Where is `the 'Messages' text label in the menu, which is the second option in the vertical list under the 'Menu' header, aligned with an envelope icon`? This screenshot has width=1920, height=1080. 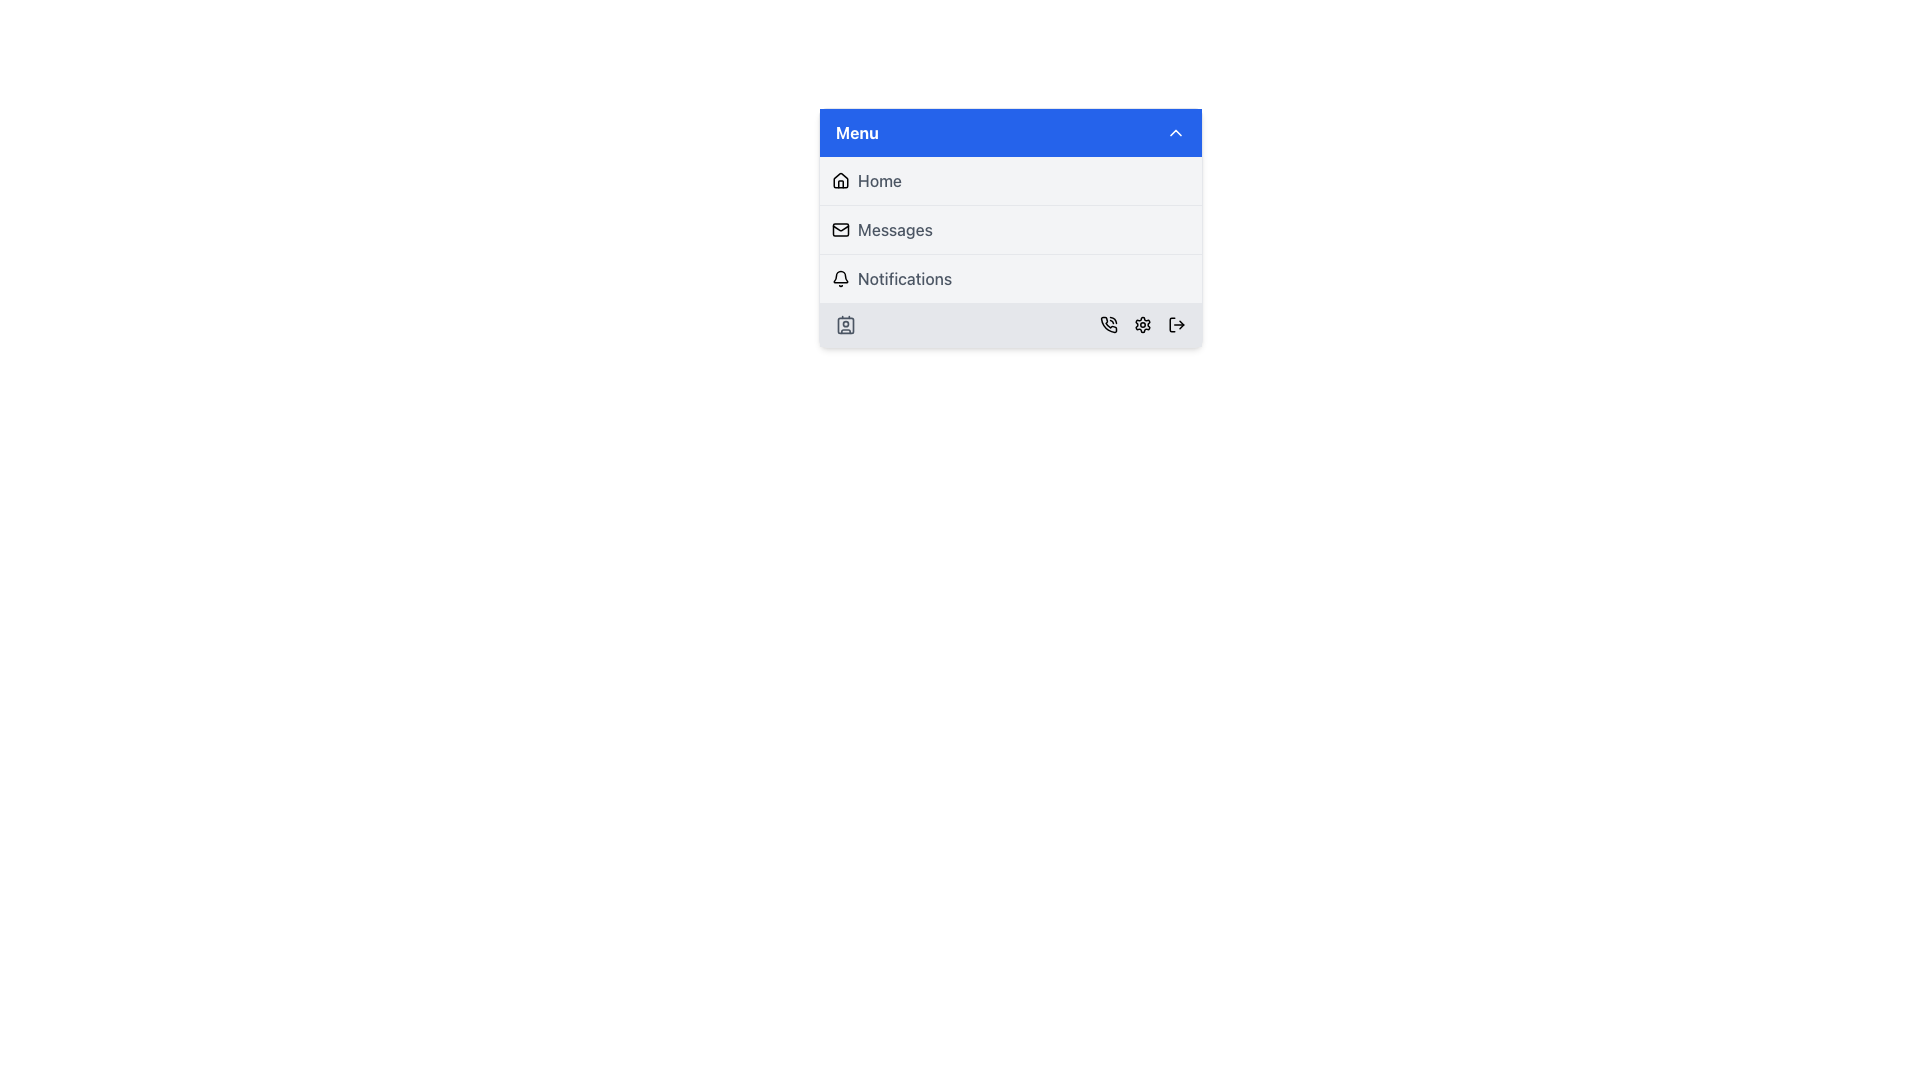
the 'Messages' text label in the menu, which is the second option in the vertical list under the 'Menu' header, aligned with an envelope icon is located at coordinates (894, 229).